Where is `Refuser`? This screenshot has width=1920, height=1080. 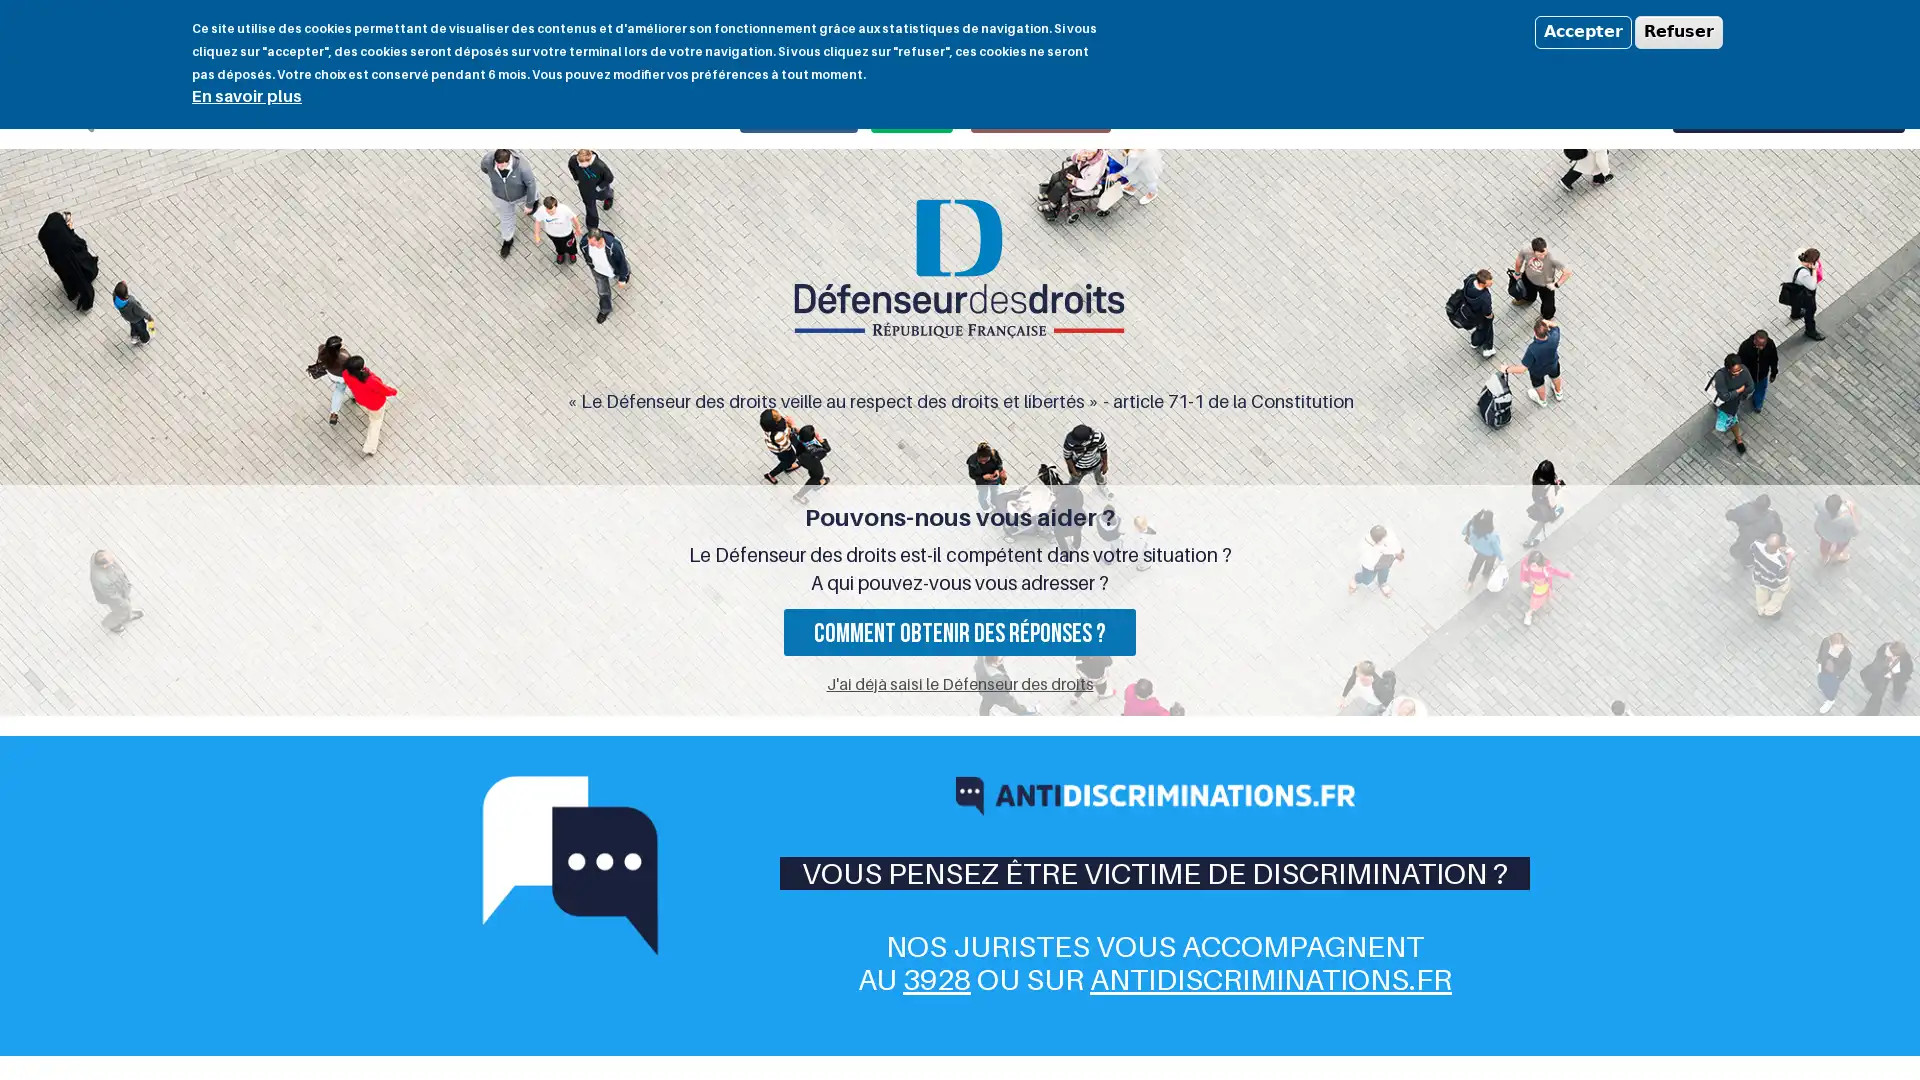 Refuser is located at coordinates (1679, 31).